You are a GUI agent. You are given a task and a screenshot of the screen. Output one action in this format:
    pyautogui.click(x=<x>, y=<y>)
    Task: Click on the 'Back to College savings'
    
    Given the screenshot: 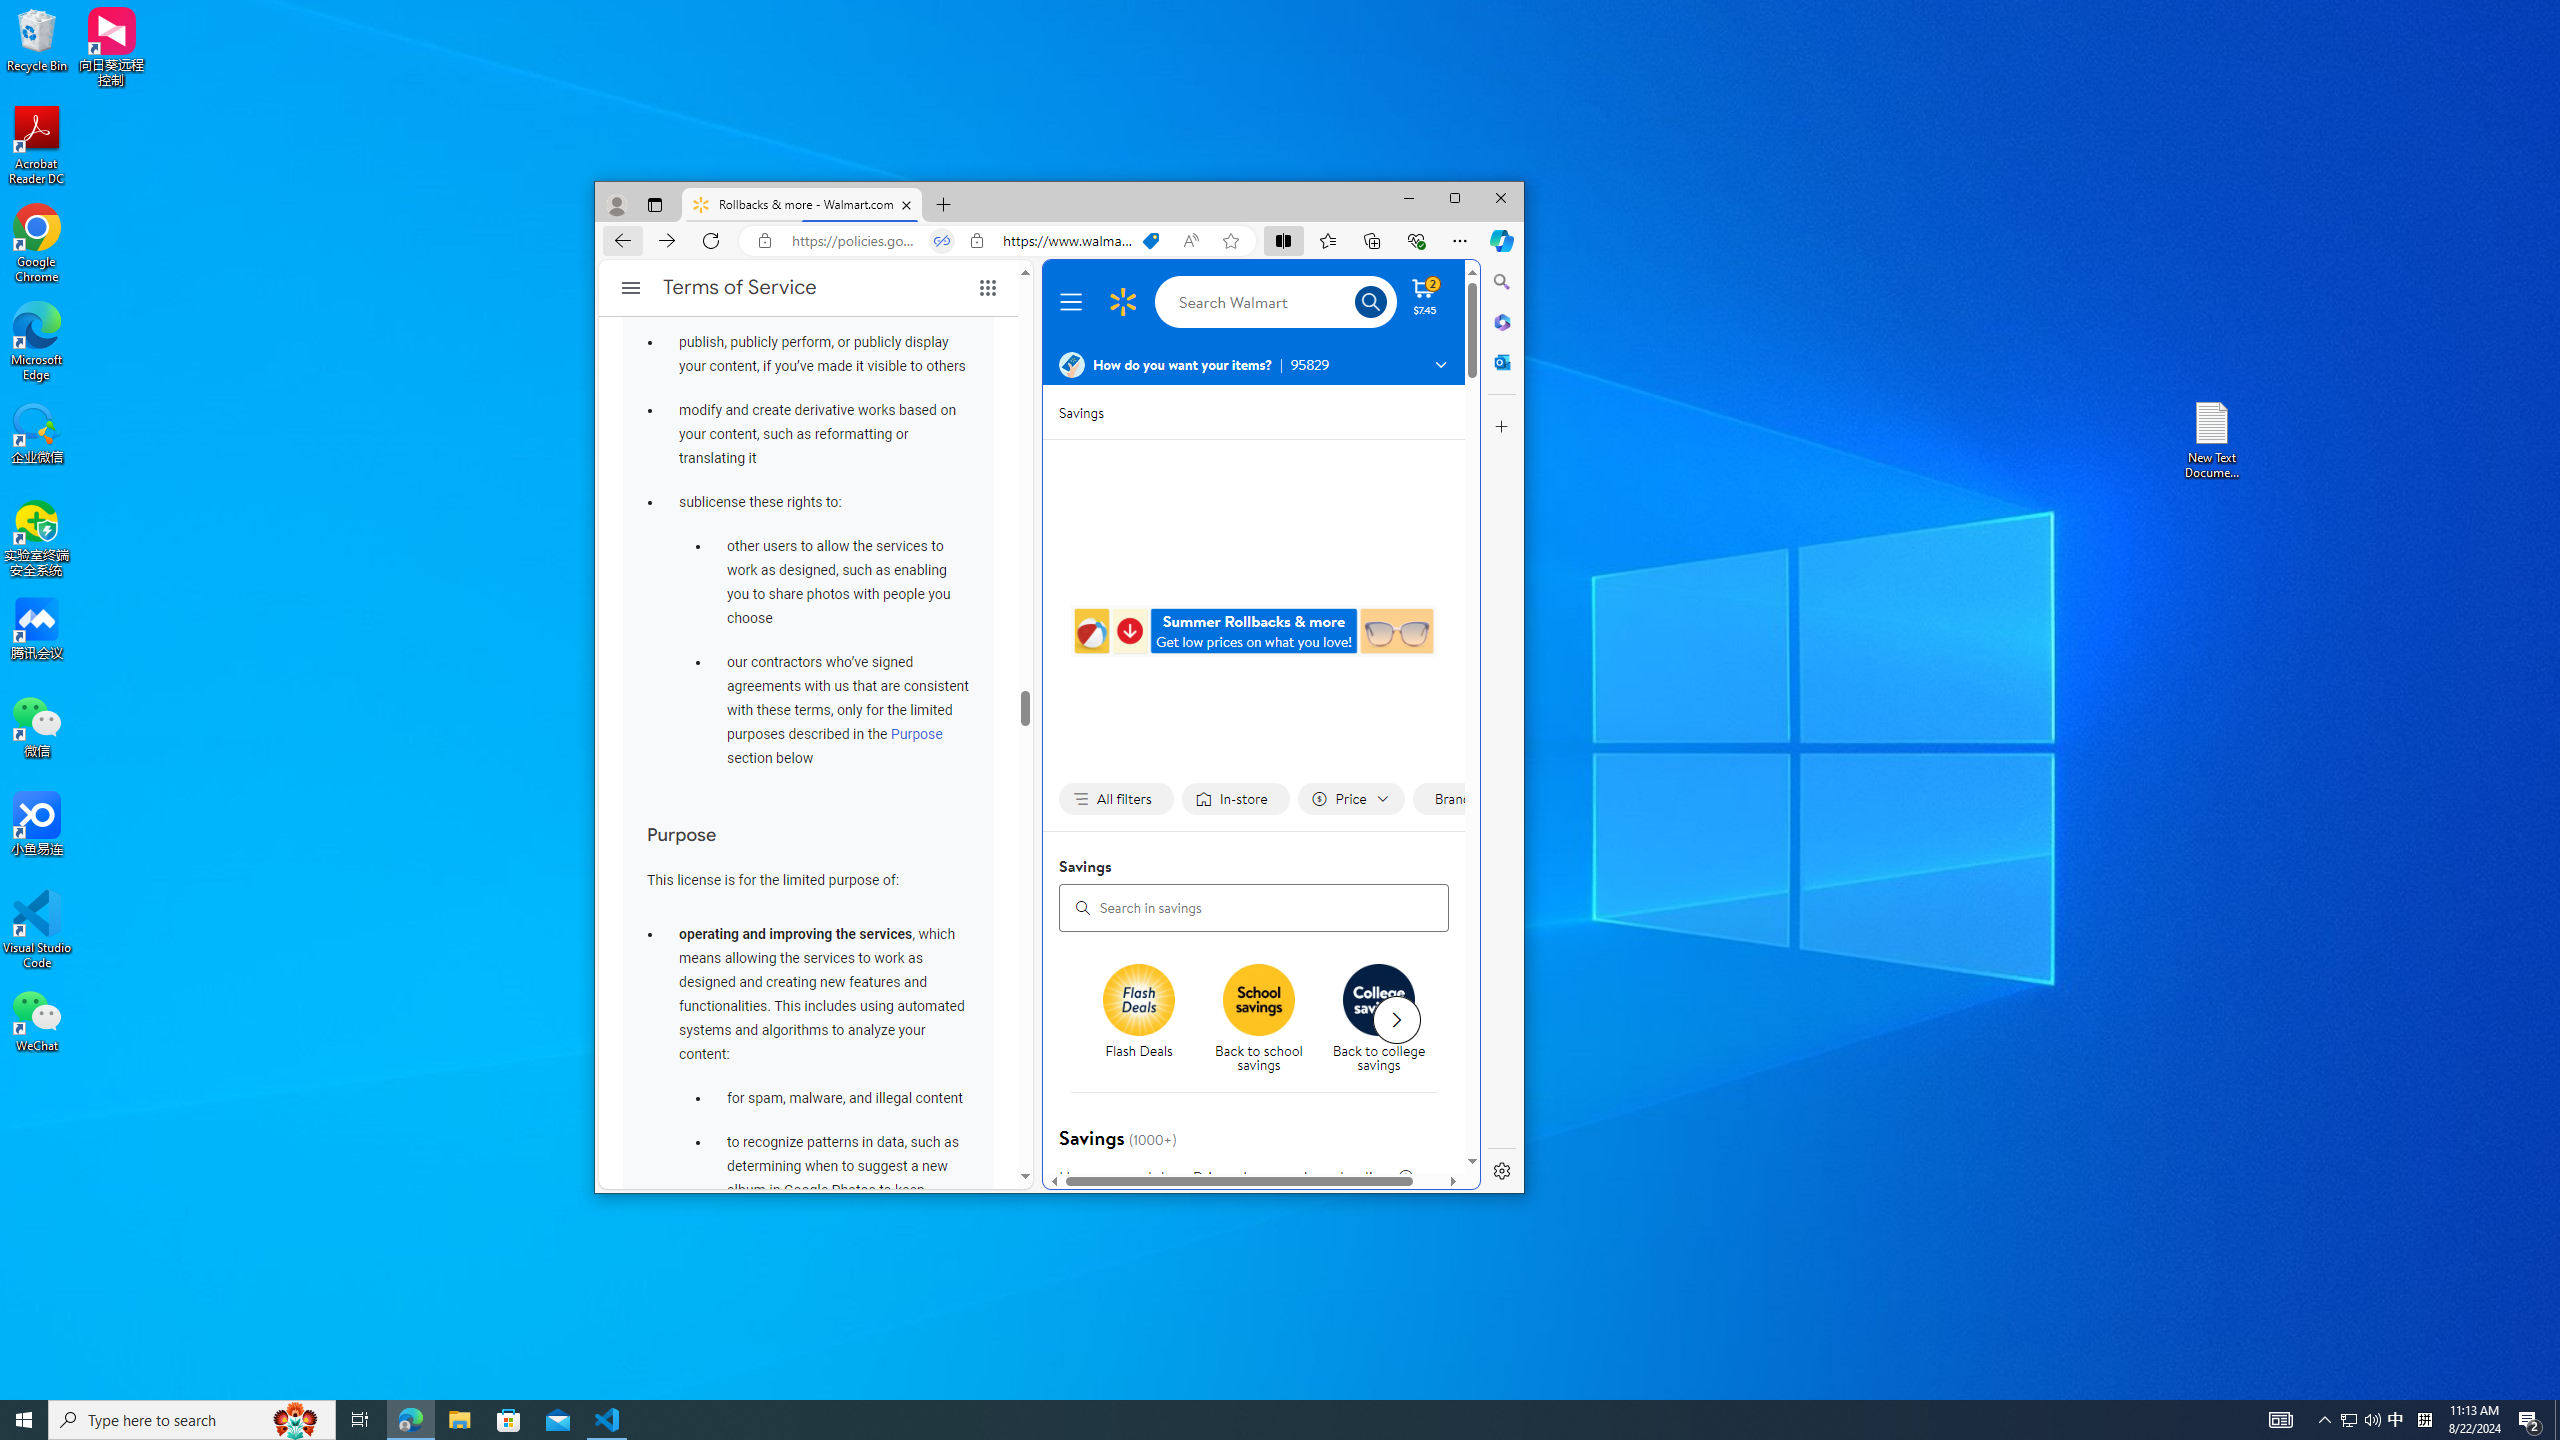 What is the action you would take?
    pyautogui.click(x=1378, y=999)
    